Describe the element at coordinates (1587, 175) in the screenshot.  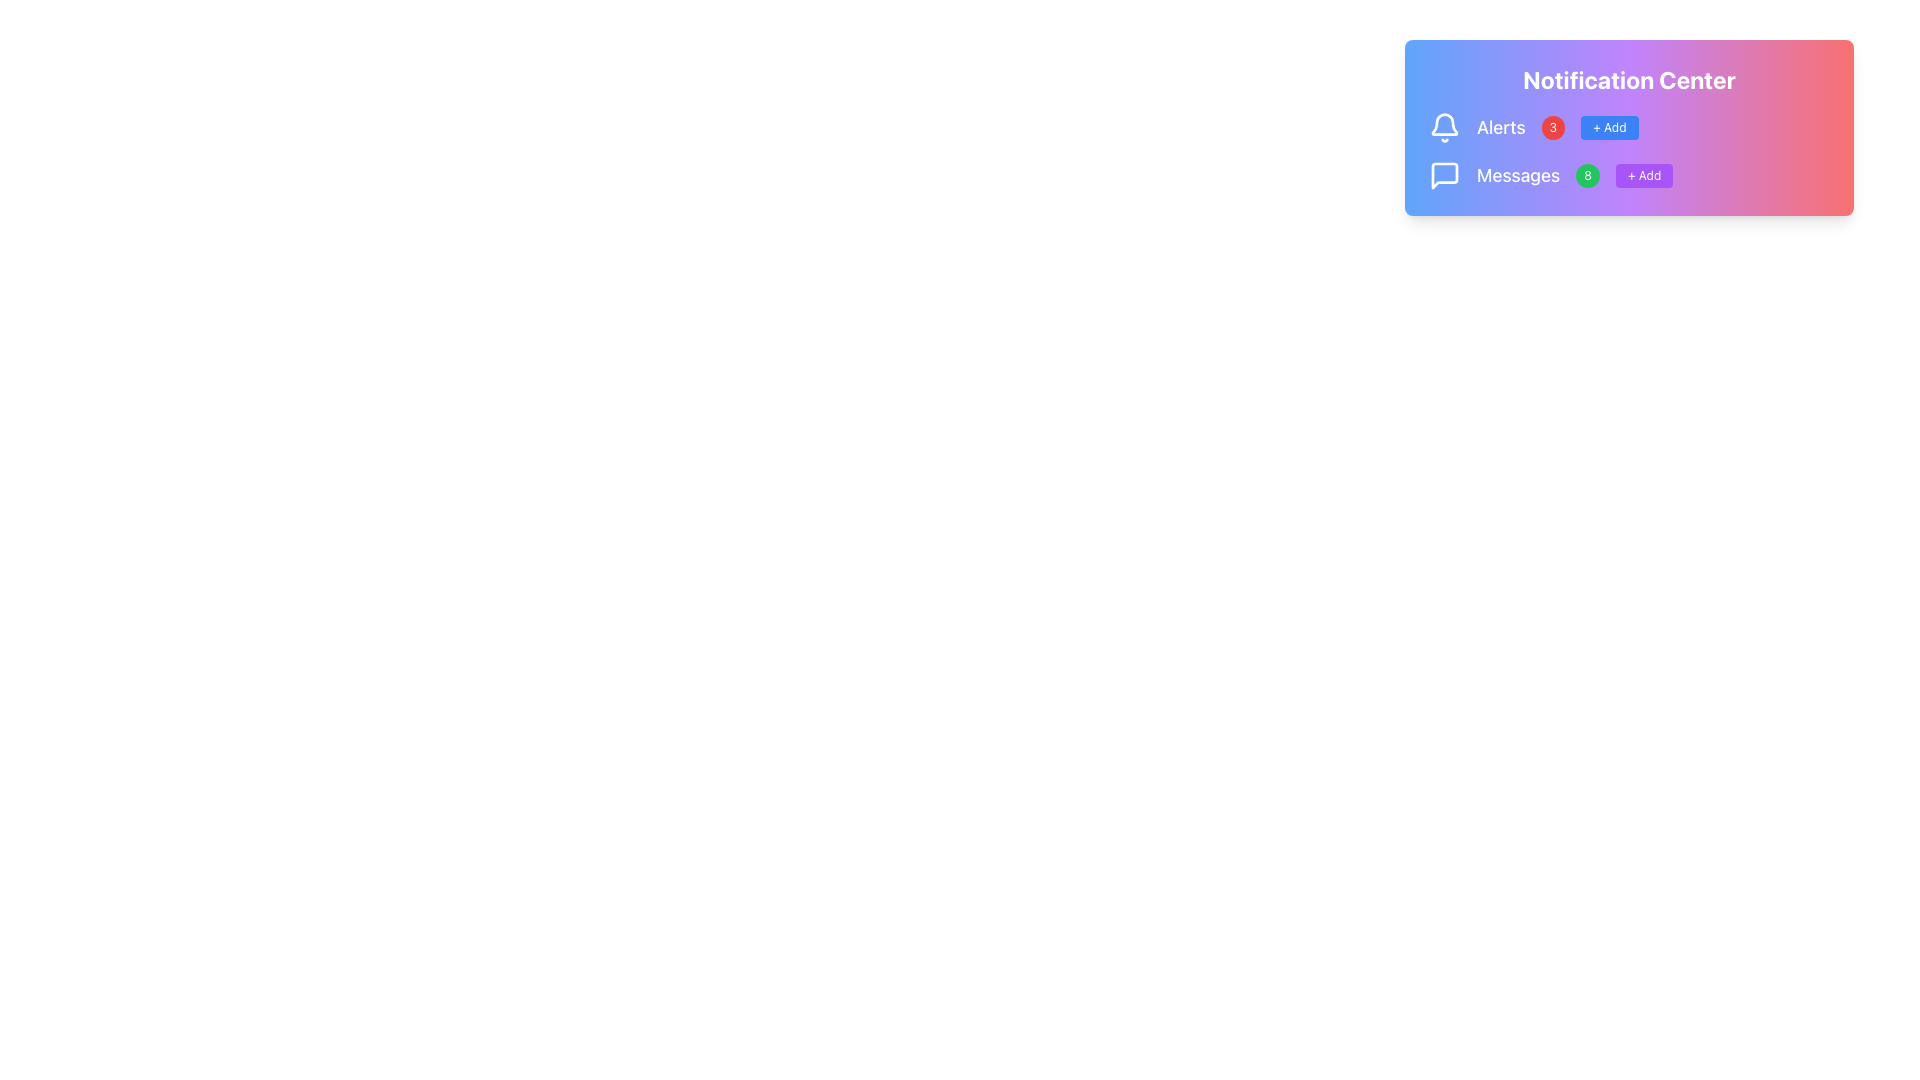
I see `the badge displaying the number '8' in the 'Messages' section of the Notification Center, which is positioned between the text 'Messages' and the '+ Add' button` at that location.